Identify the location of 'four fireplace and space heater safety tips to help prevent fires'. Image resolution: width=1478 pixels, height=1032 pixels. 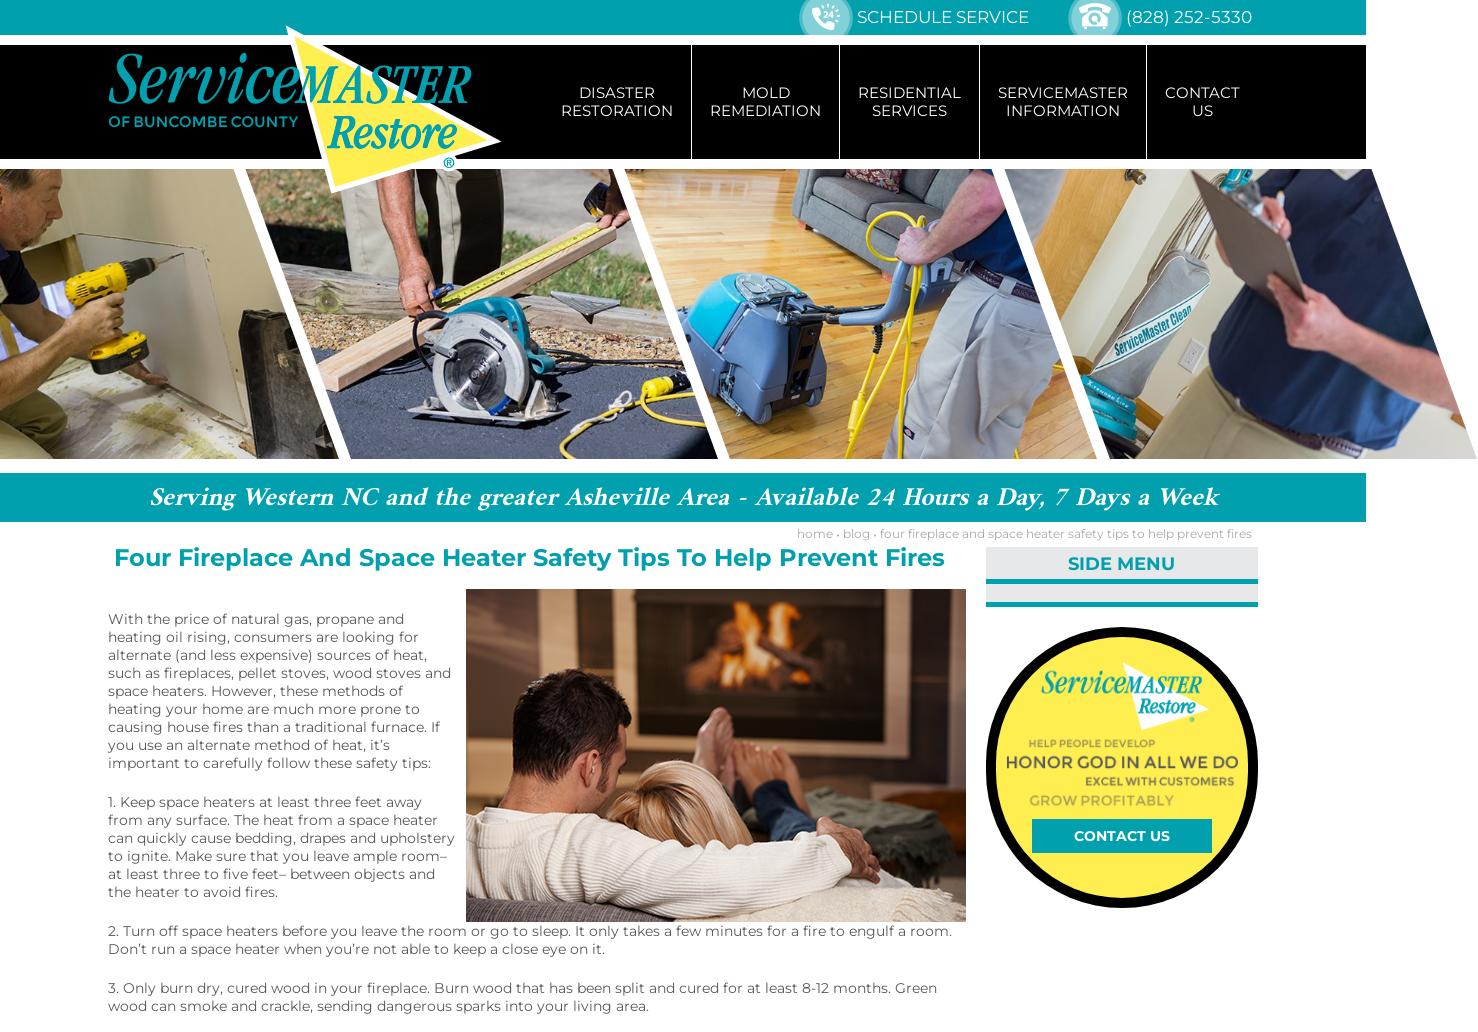
(879, 533).